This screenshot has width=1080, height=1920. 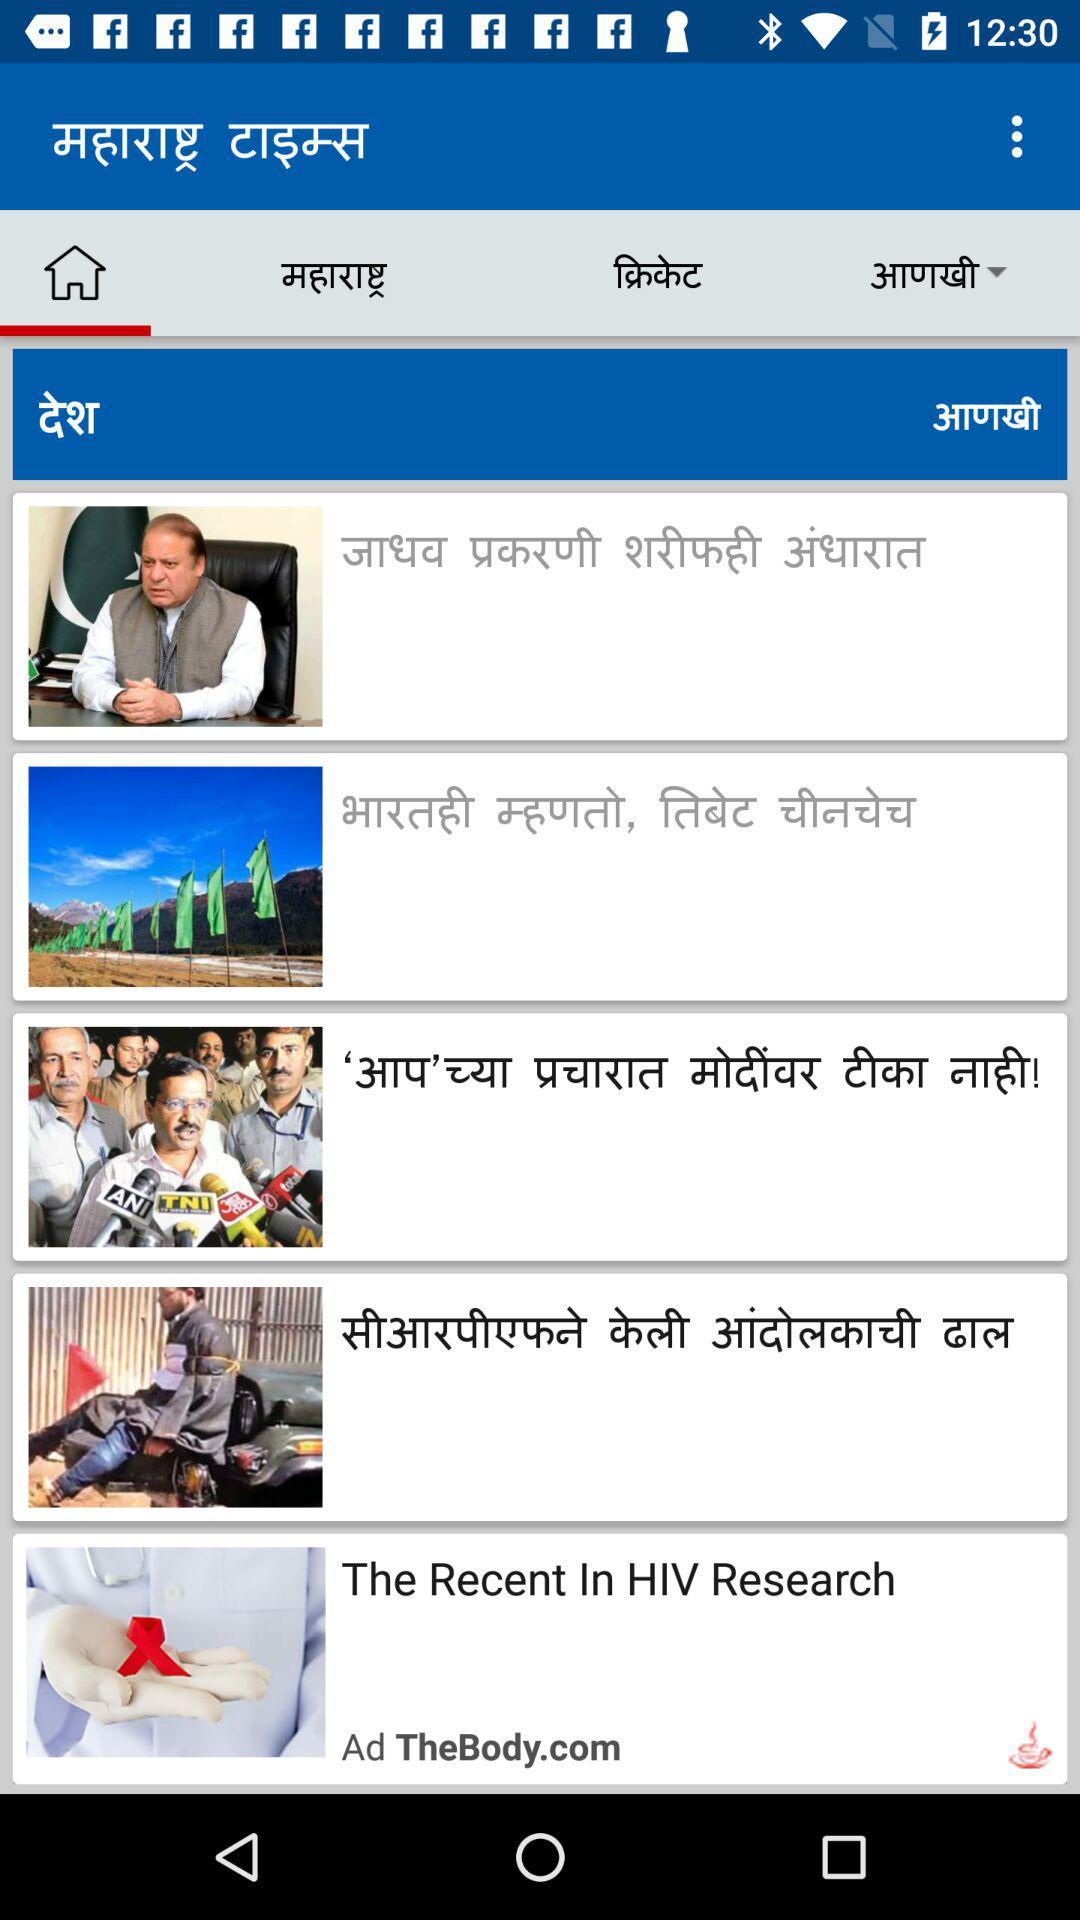 What do you see at coordinates (175, 877) in the screenshot?
I see `the second image of the page` at bounding box center [175, 877].